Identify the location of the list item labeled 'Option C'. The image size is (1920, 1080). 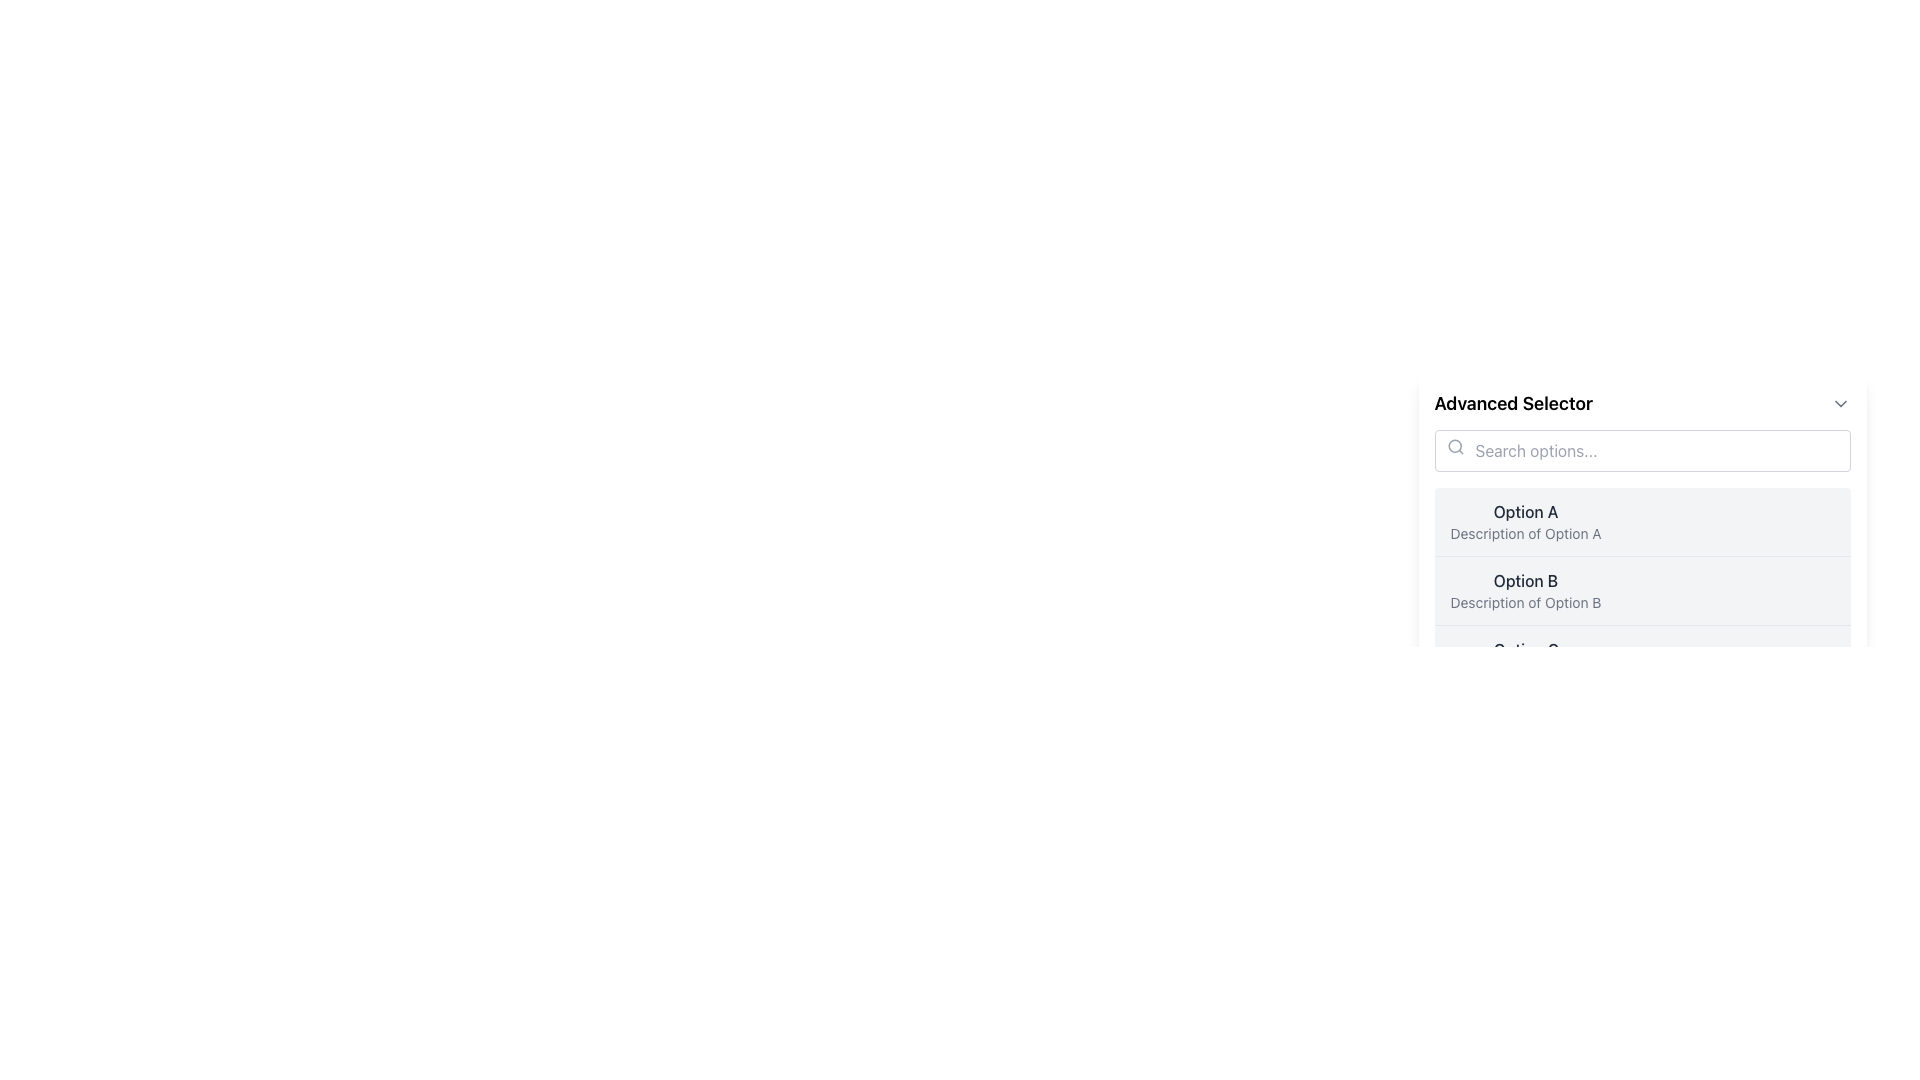
(1525, 659).